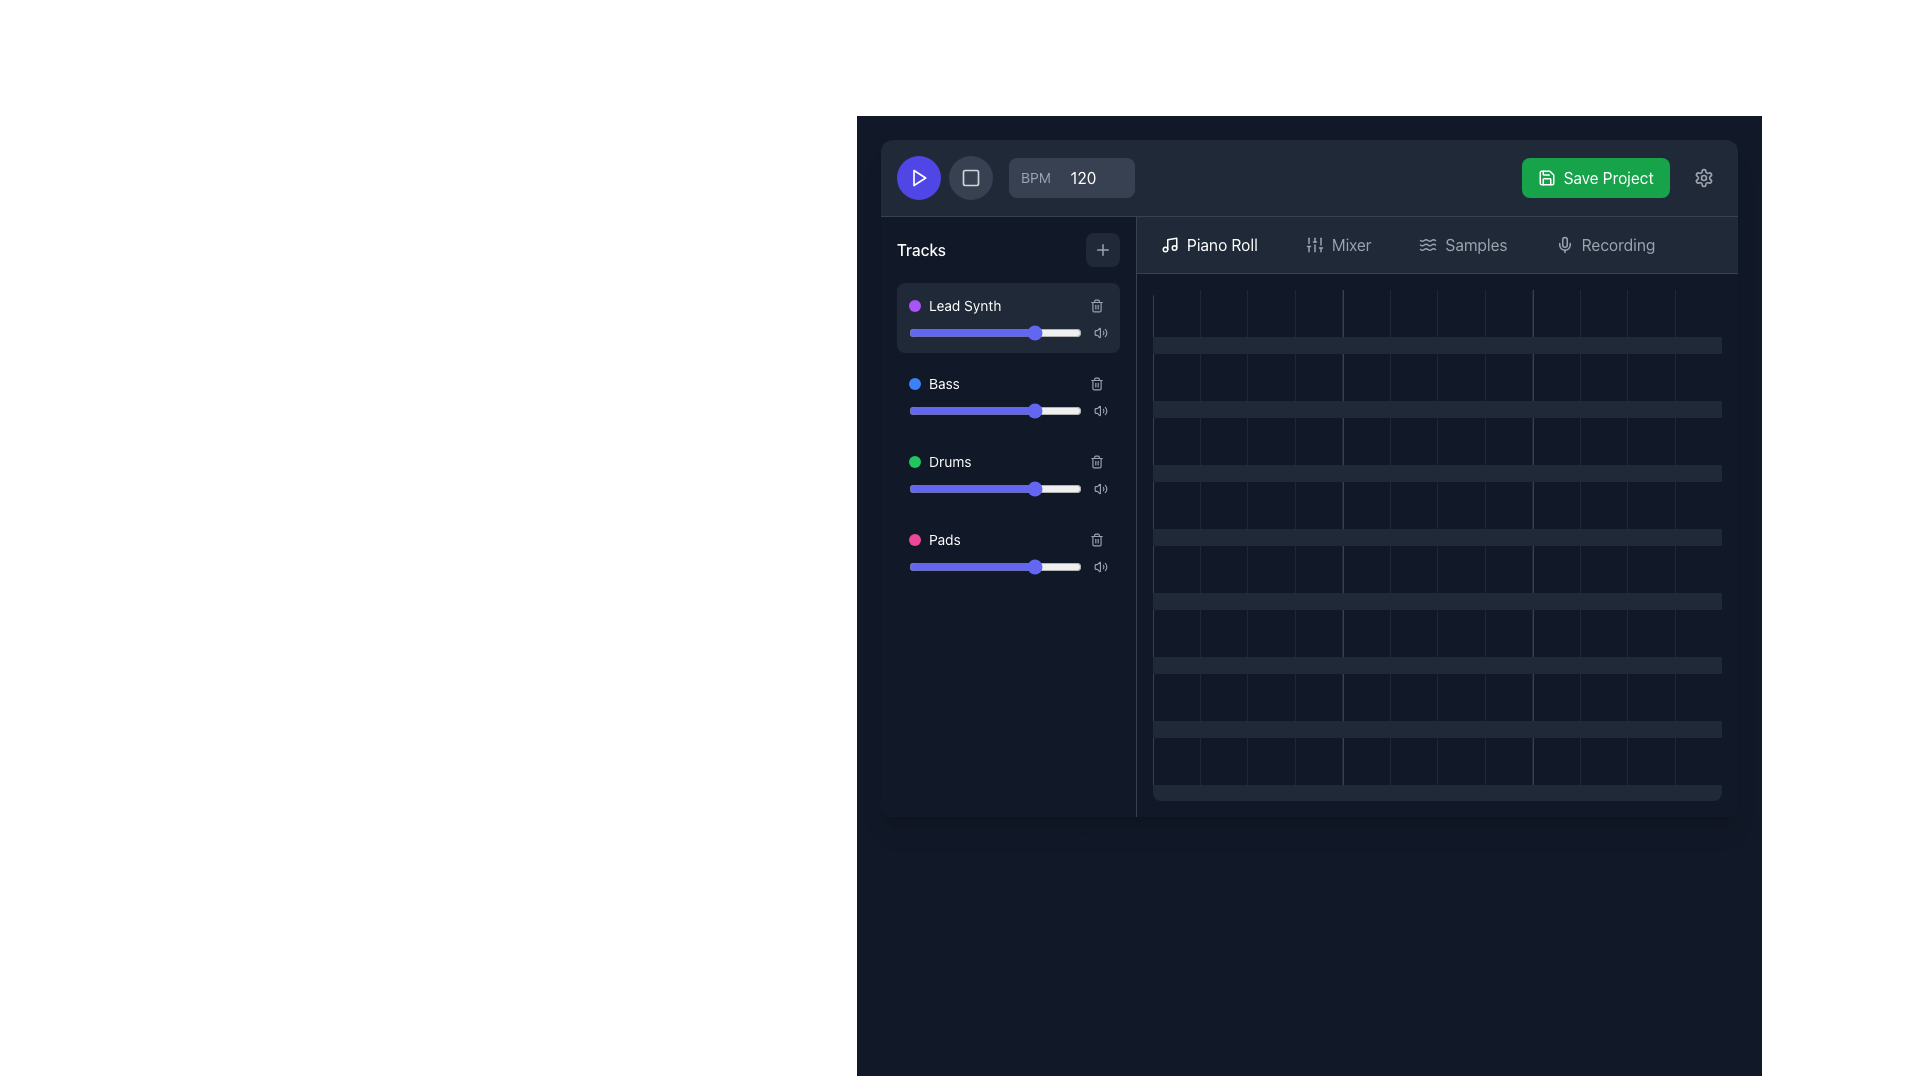 This screenshot has height=1080, width=1920. Describe the element at coordinates (1508, 633) in the screenshot. I see `the plain square grid cell in the 8th column of the 4th row of a dark grid interface` at that location.